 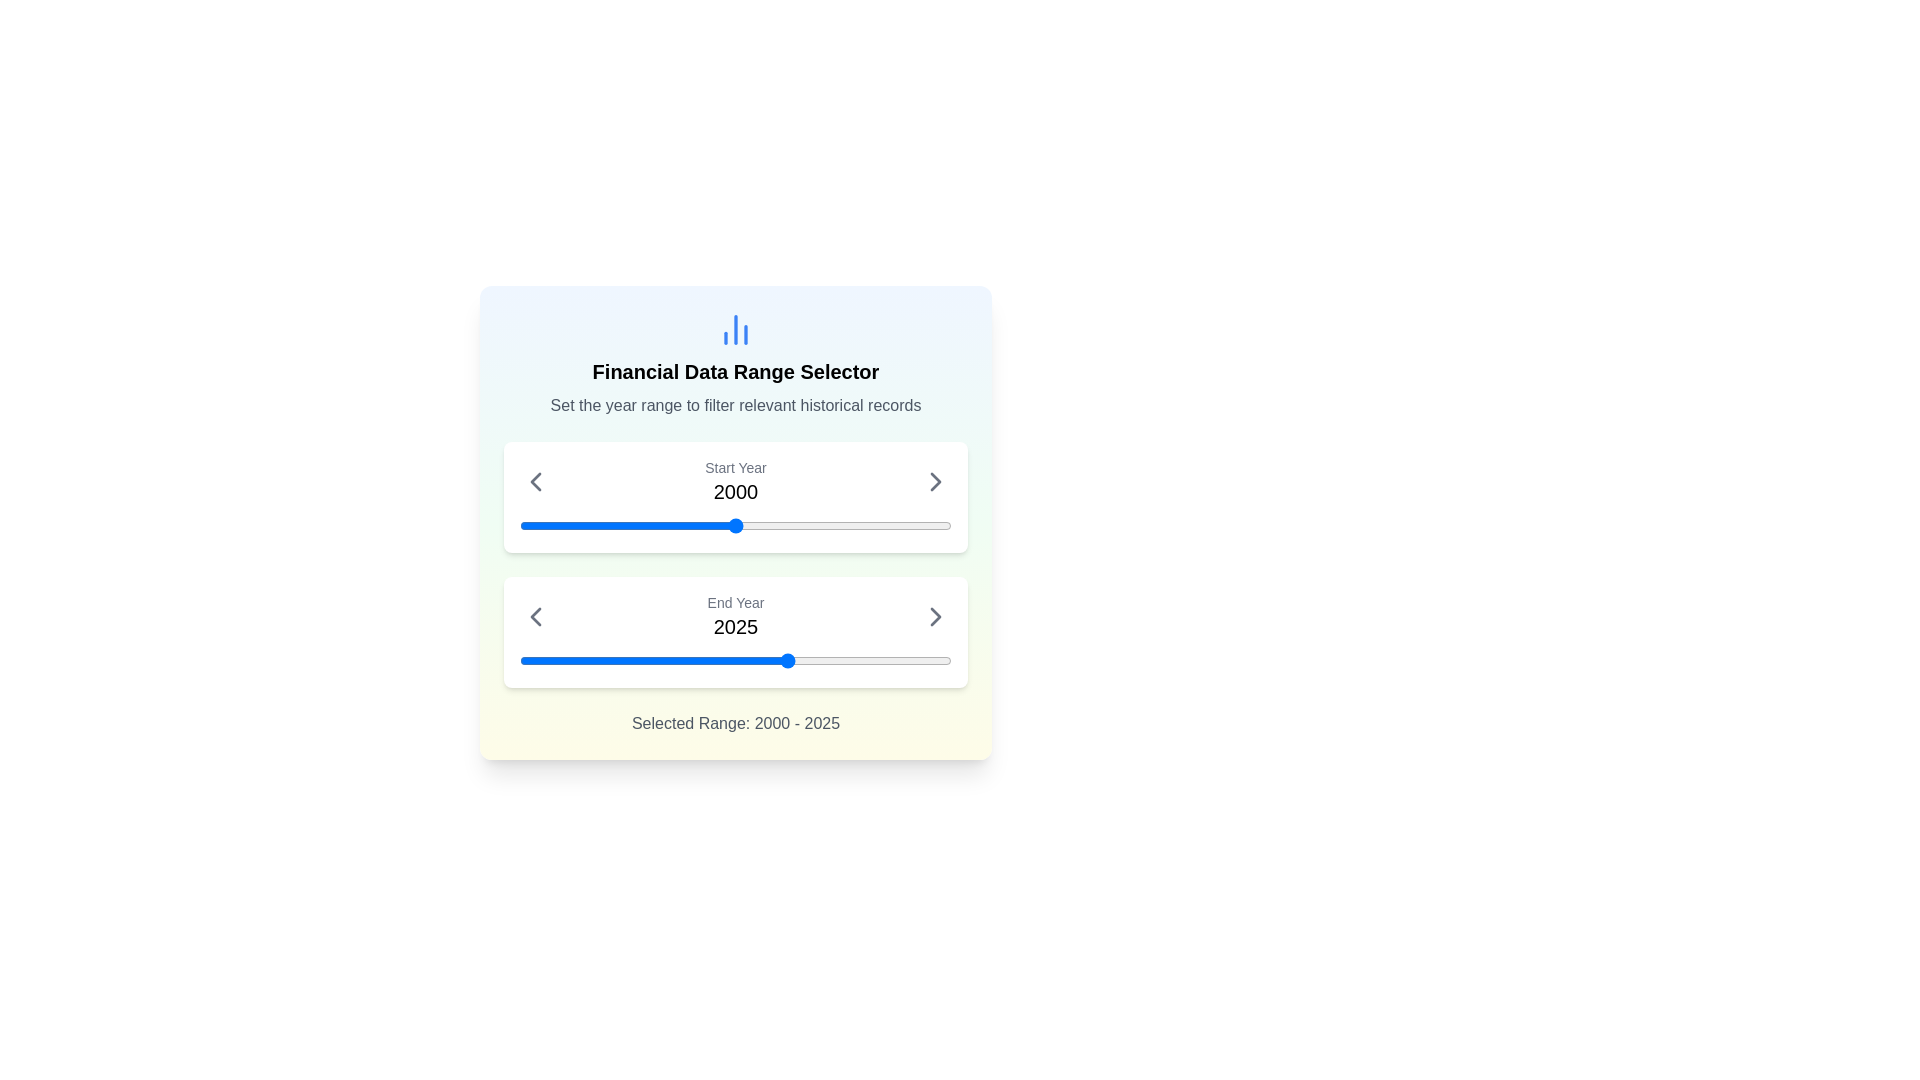 I want to click on the start year, so click(x=728, y=524).